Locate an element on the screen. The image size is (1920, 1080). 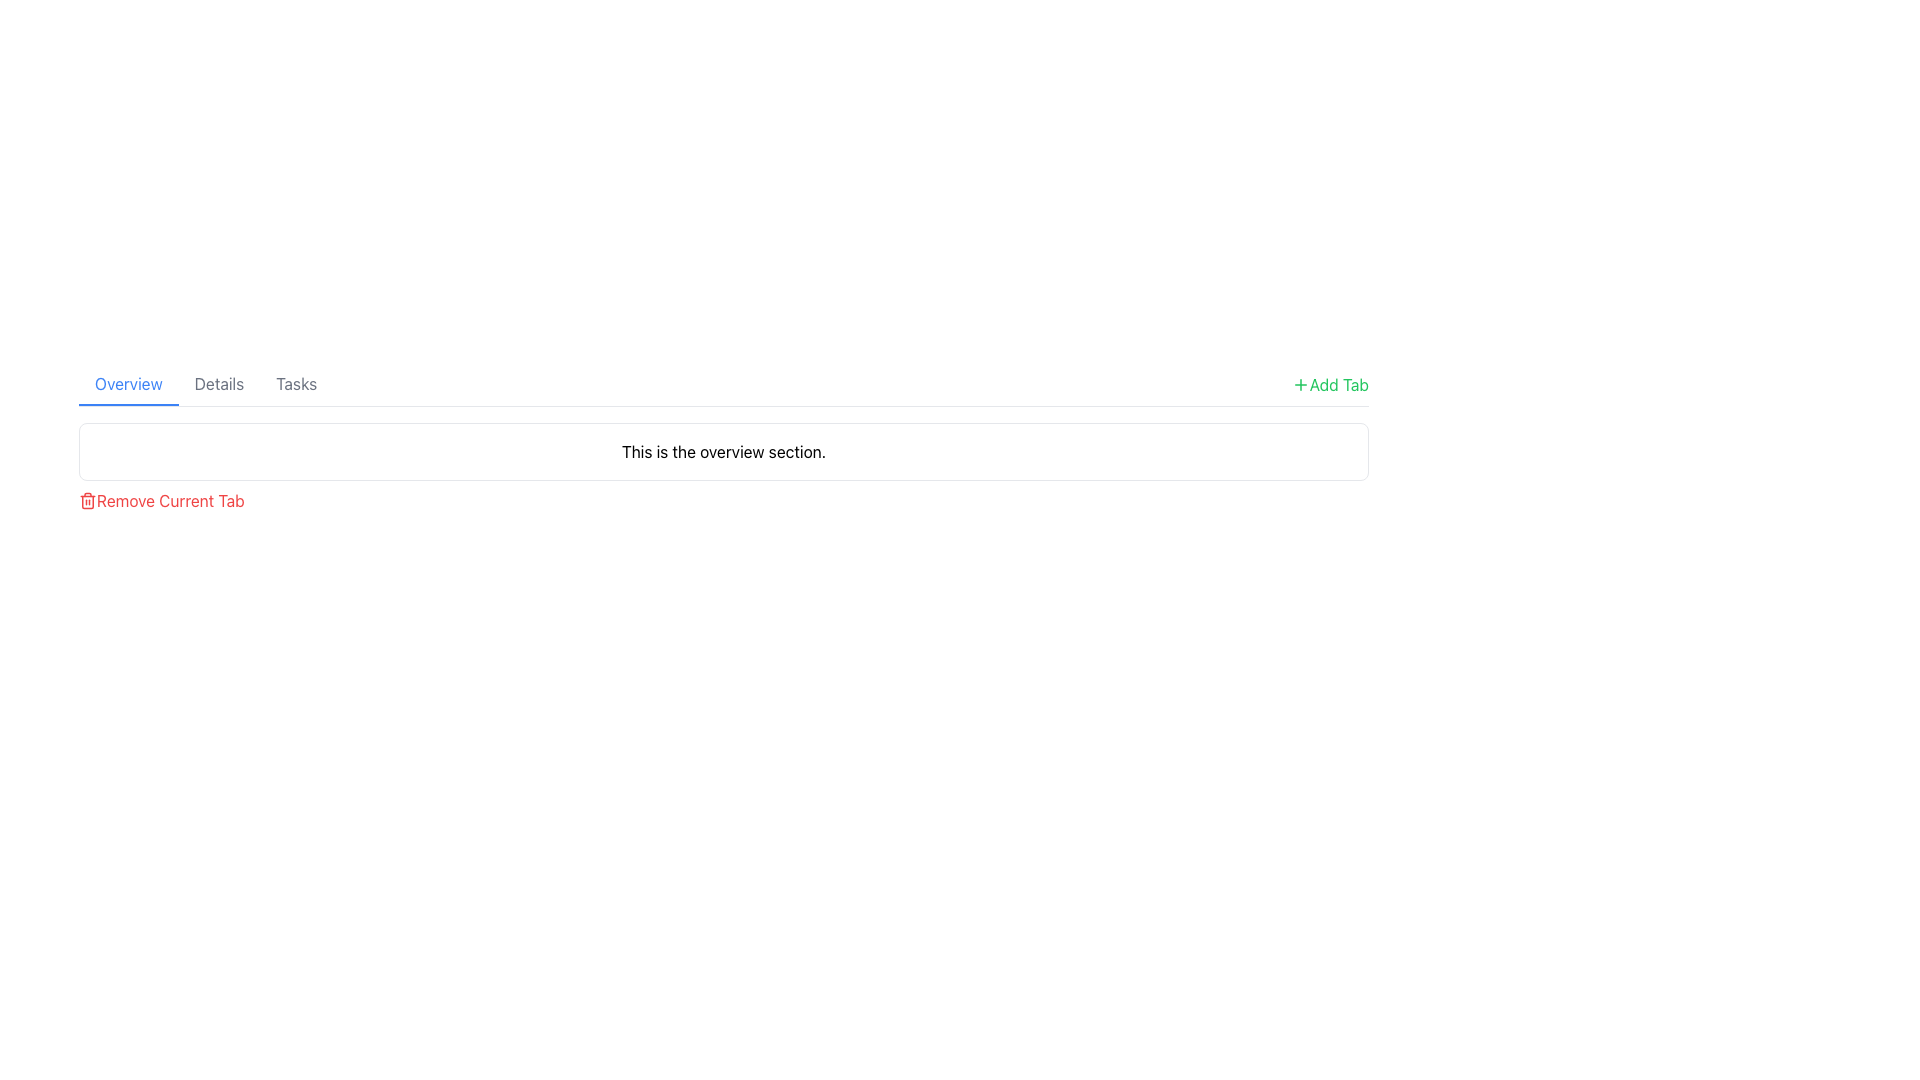
the 'Tasks' tab, which is the third tab in the horizontal navigation bar is located at coordinates (295, 385).